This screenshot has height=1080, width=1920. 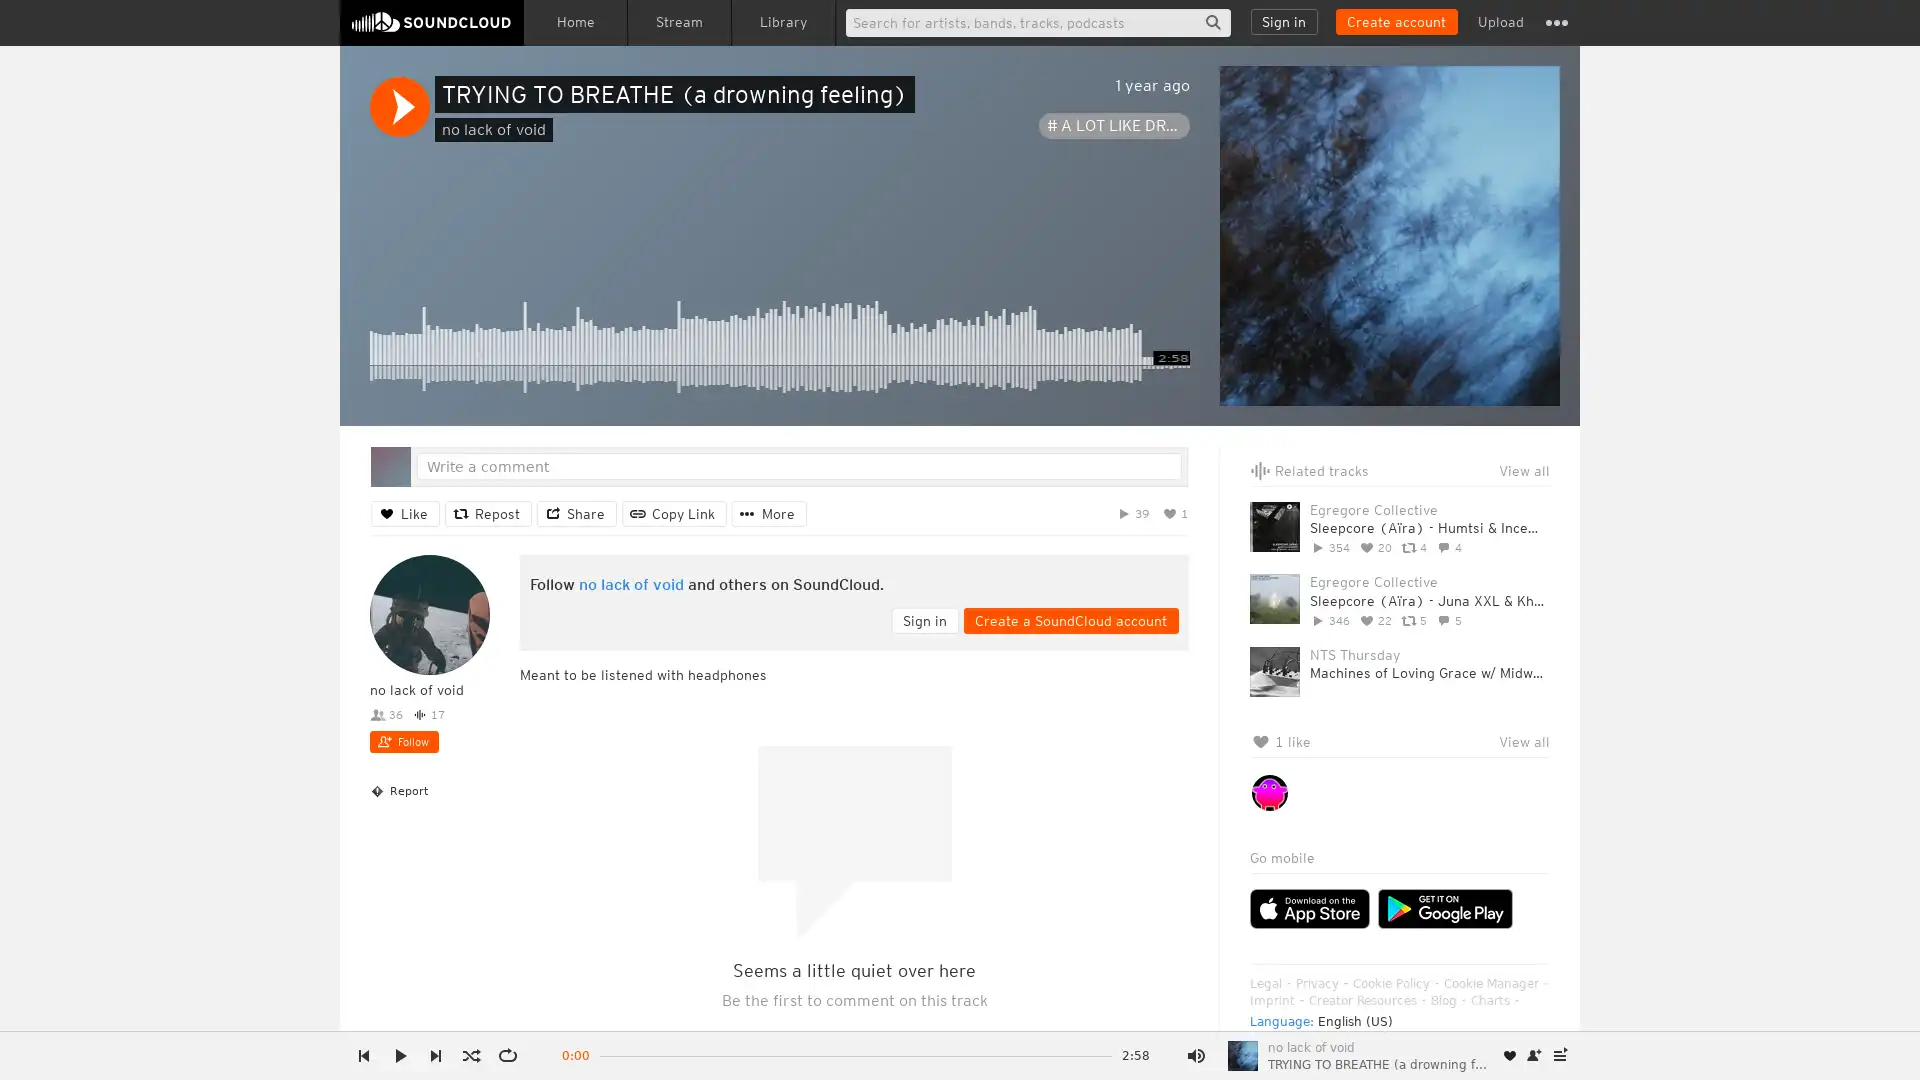 What do you see at coordinates (1070, 619) in the screenshot?
I see `Create a SoundCloud account` at bounding box center [1070, 619].